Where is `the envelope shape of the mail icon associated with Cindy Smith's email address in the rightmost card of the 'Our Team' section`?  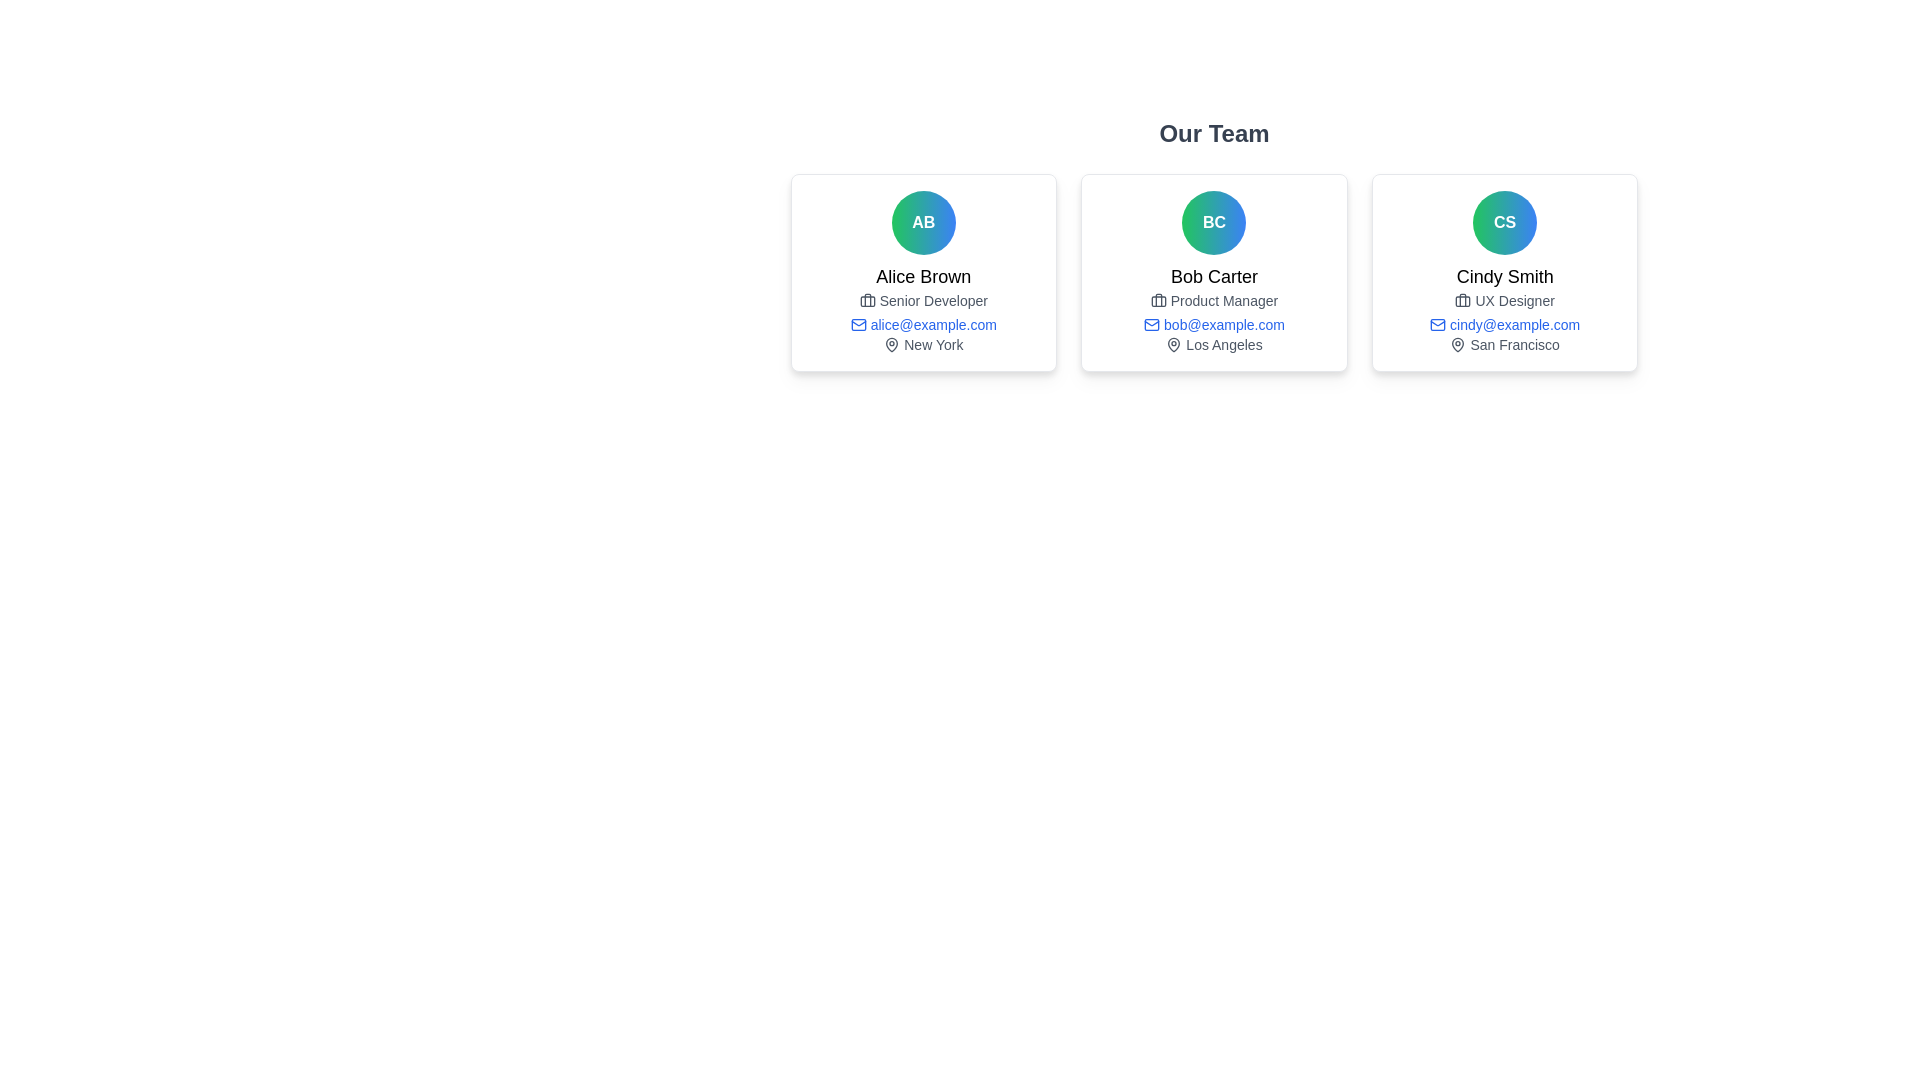 the envelope shape of the mail icon associated with Cindy Smith's email address in the rightmost card of the 'Our Team' section is located at coordinates (1437, 323).